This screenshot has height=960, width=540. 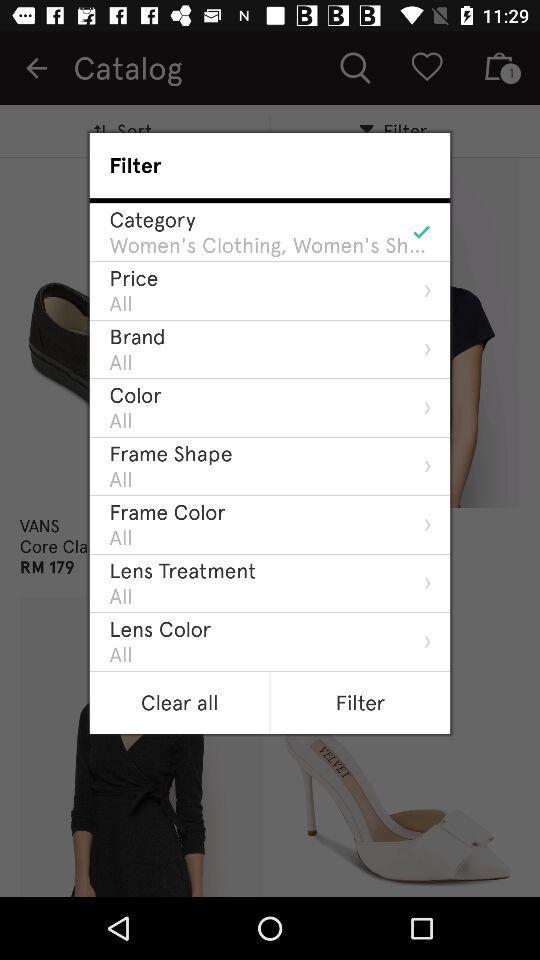 I want to click on women s clothing, so click(x=270, y=244).